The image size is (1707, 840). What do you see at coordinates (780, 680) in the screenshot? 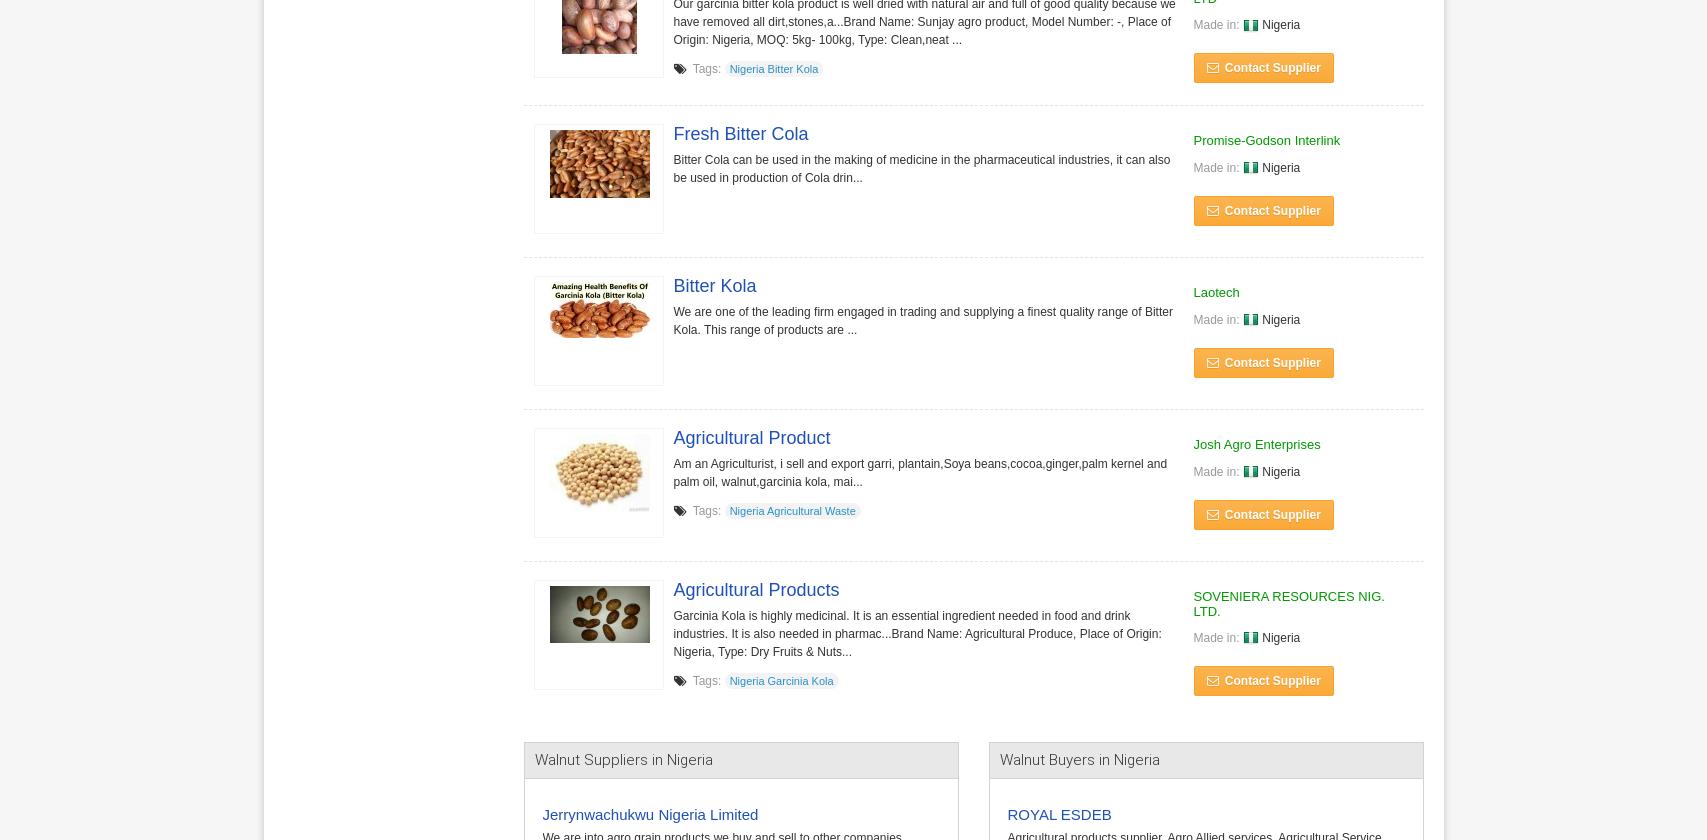
I see `'Nigeria Garcinia Kola'` at bounding box center [780, 680].